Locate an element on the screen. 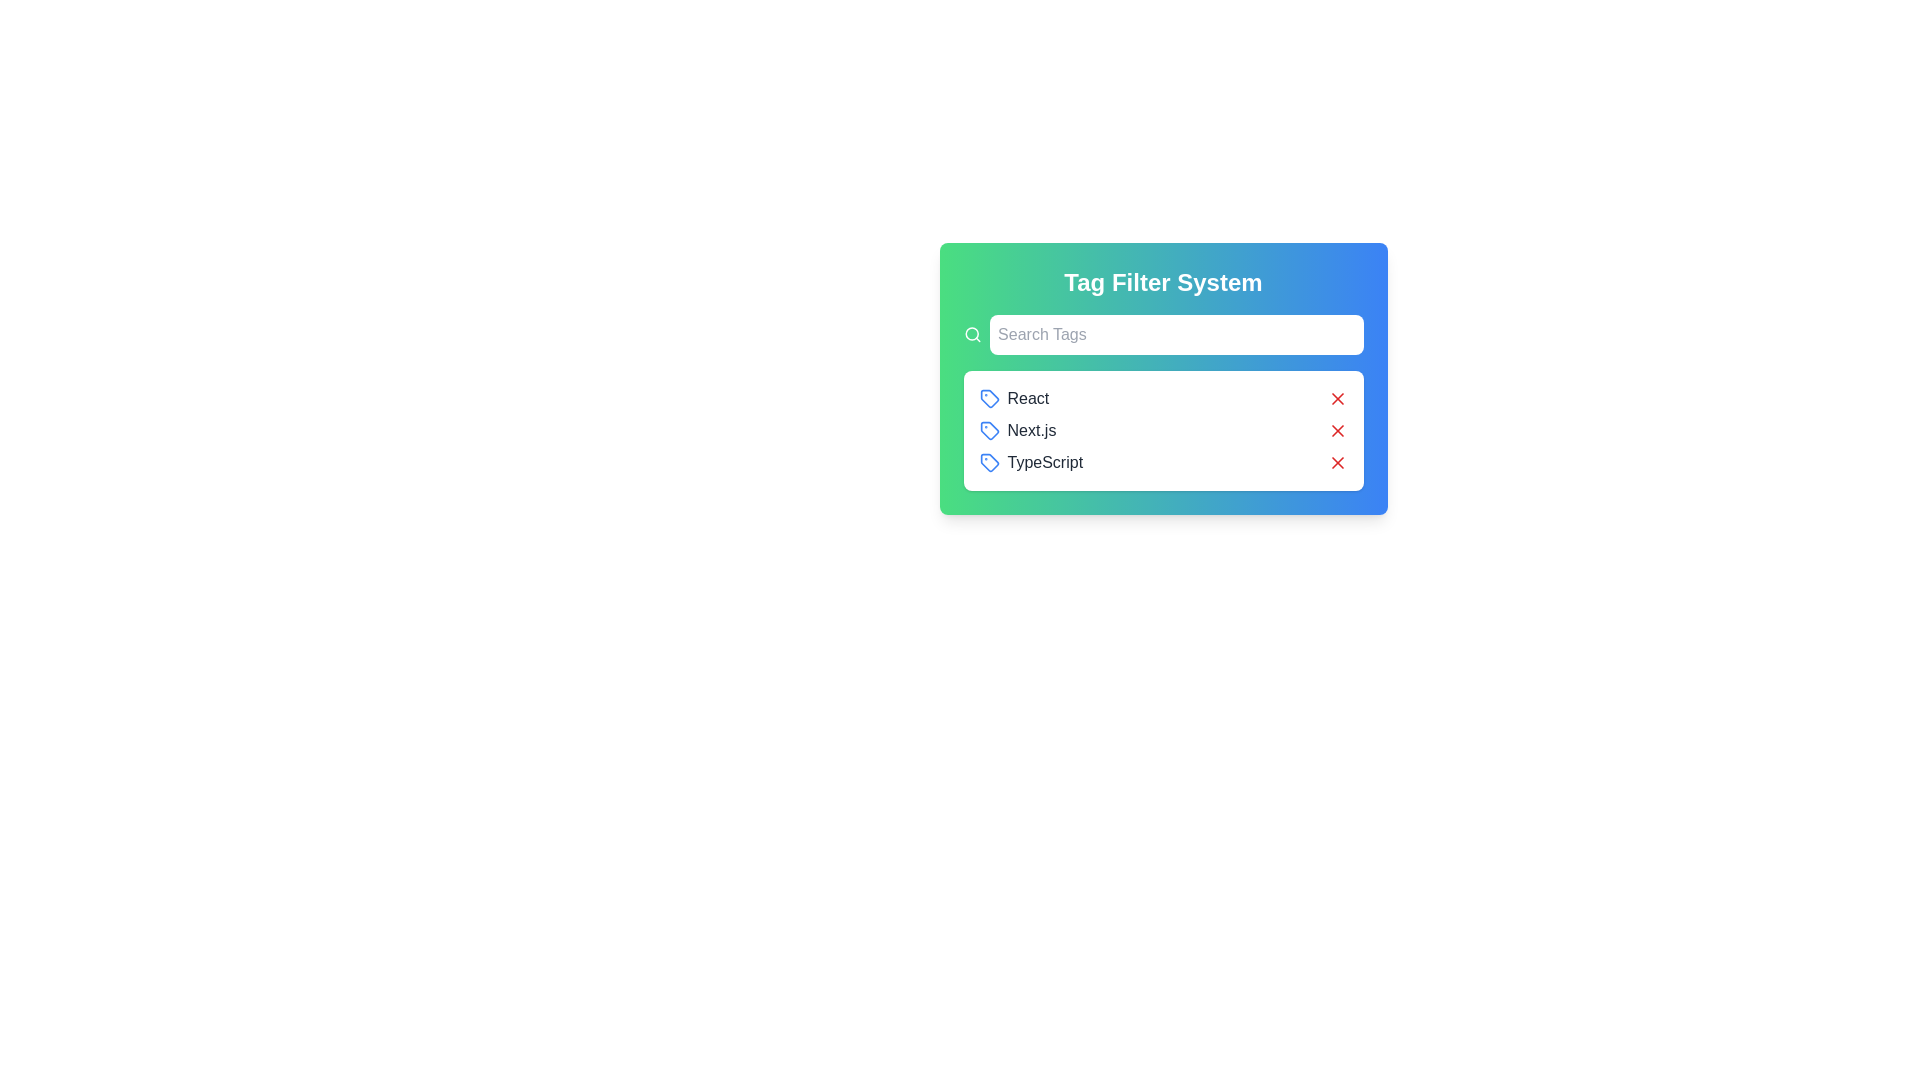  the first selectable tag label that displays 'React' with a blue outlined tag icon is located at coordinates (1014, 398).